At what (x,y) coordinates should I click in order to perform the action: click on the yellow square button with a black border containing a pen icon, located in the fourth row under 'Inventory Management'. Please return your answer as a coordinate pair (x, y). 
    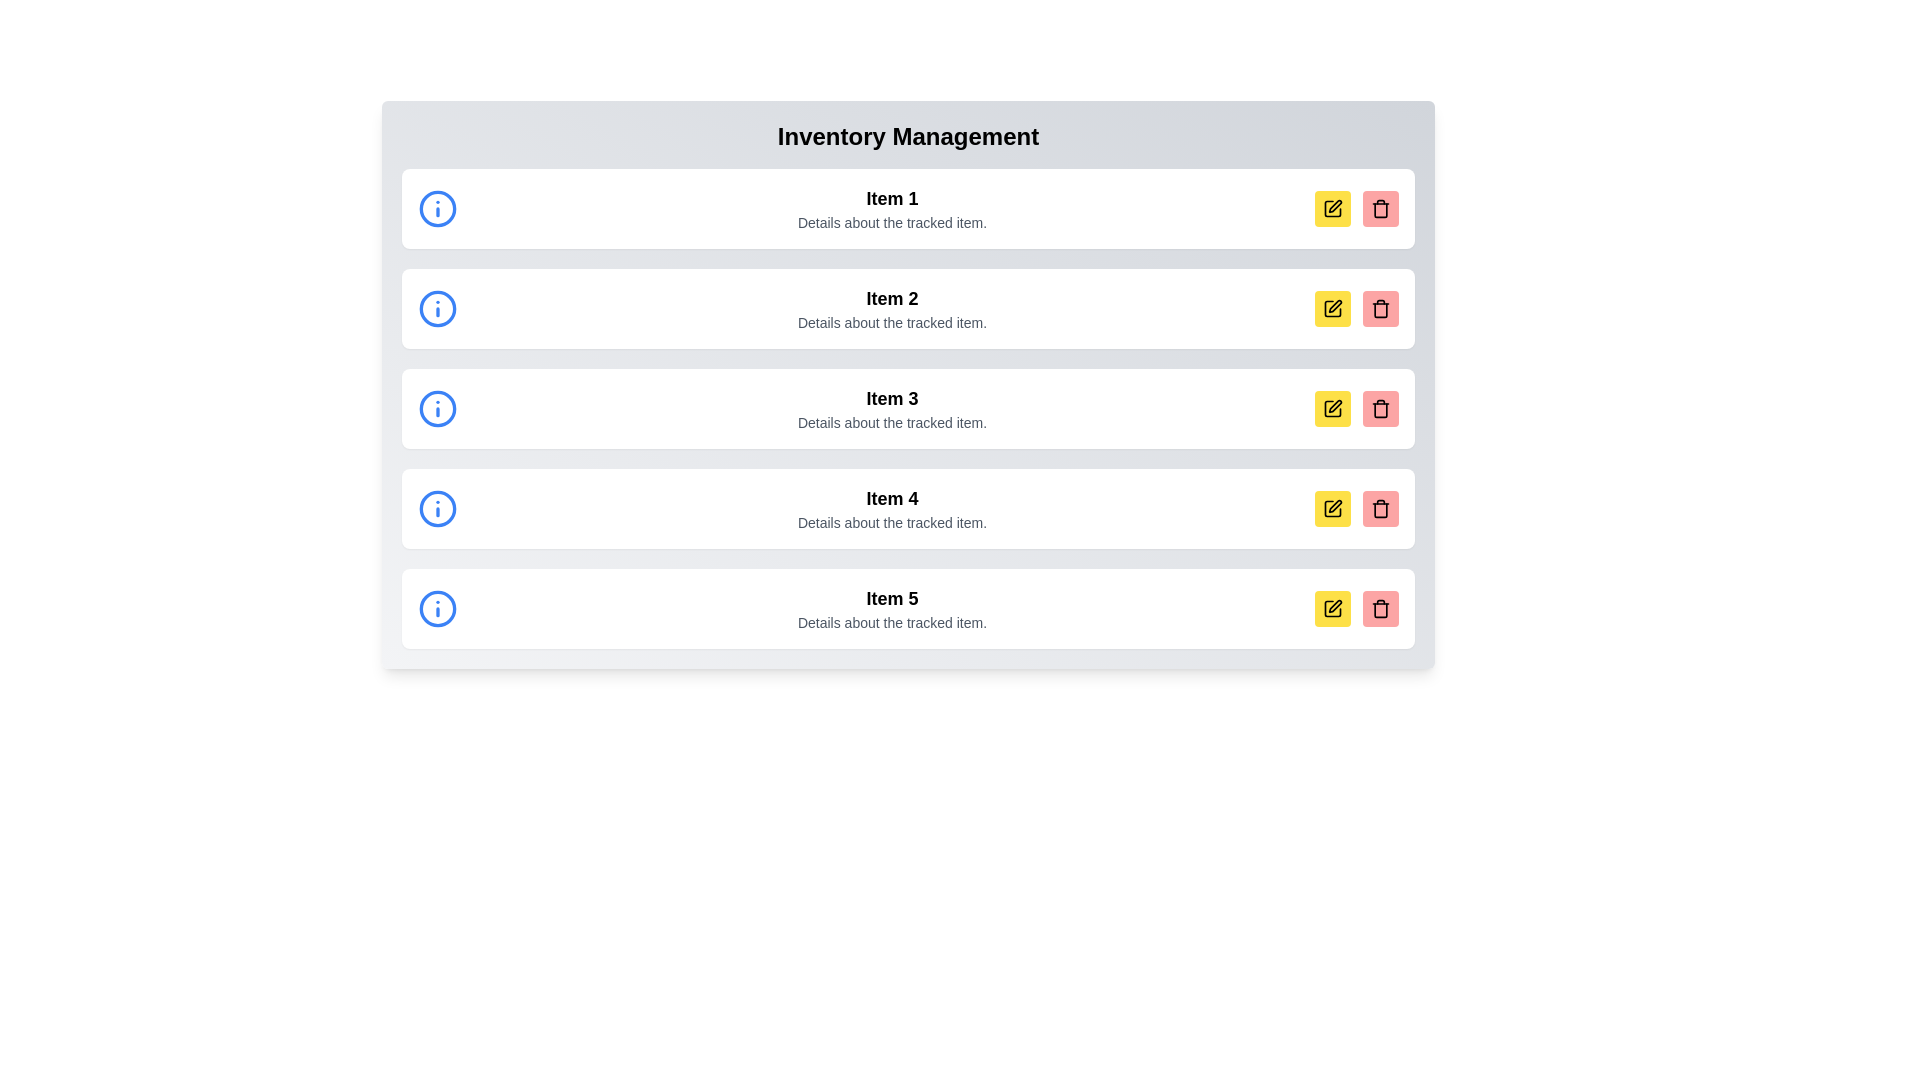
    Looking at the image, I should click on (1333, 508).